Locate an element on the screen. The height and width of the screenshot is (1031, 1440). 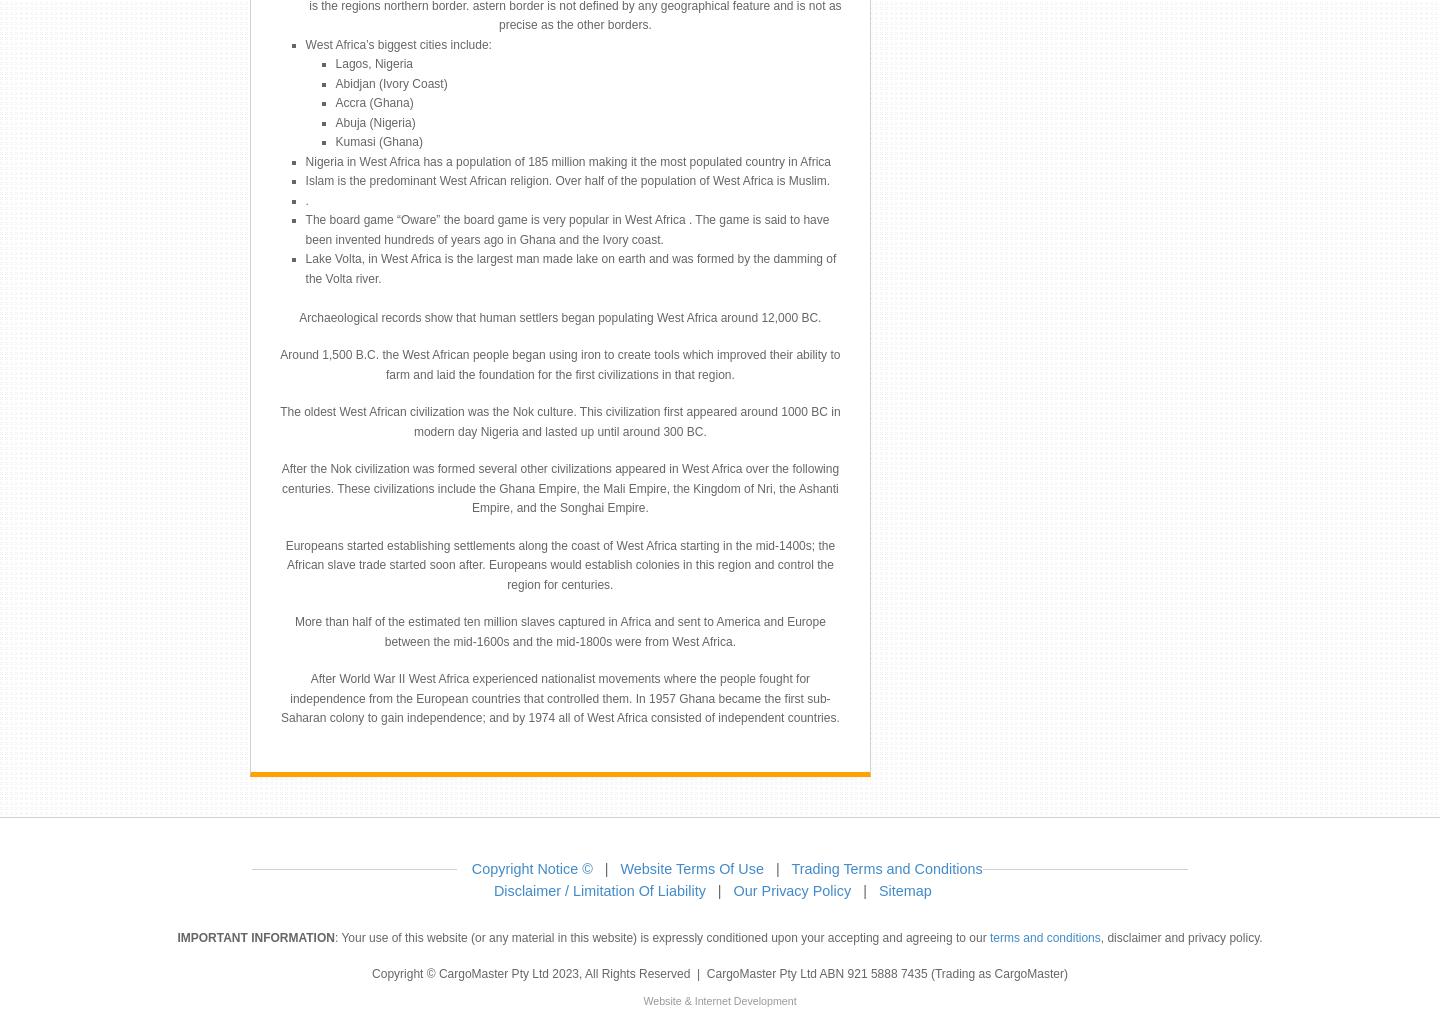
'Copyright Notice ©' is located at coordinates (530, 867).